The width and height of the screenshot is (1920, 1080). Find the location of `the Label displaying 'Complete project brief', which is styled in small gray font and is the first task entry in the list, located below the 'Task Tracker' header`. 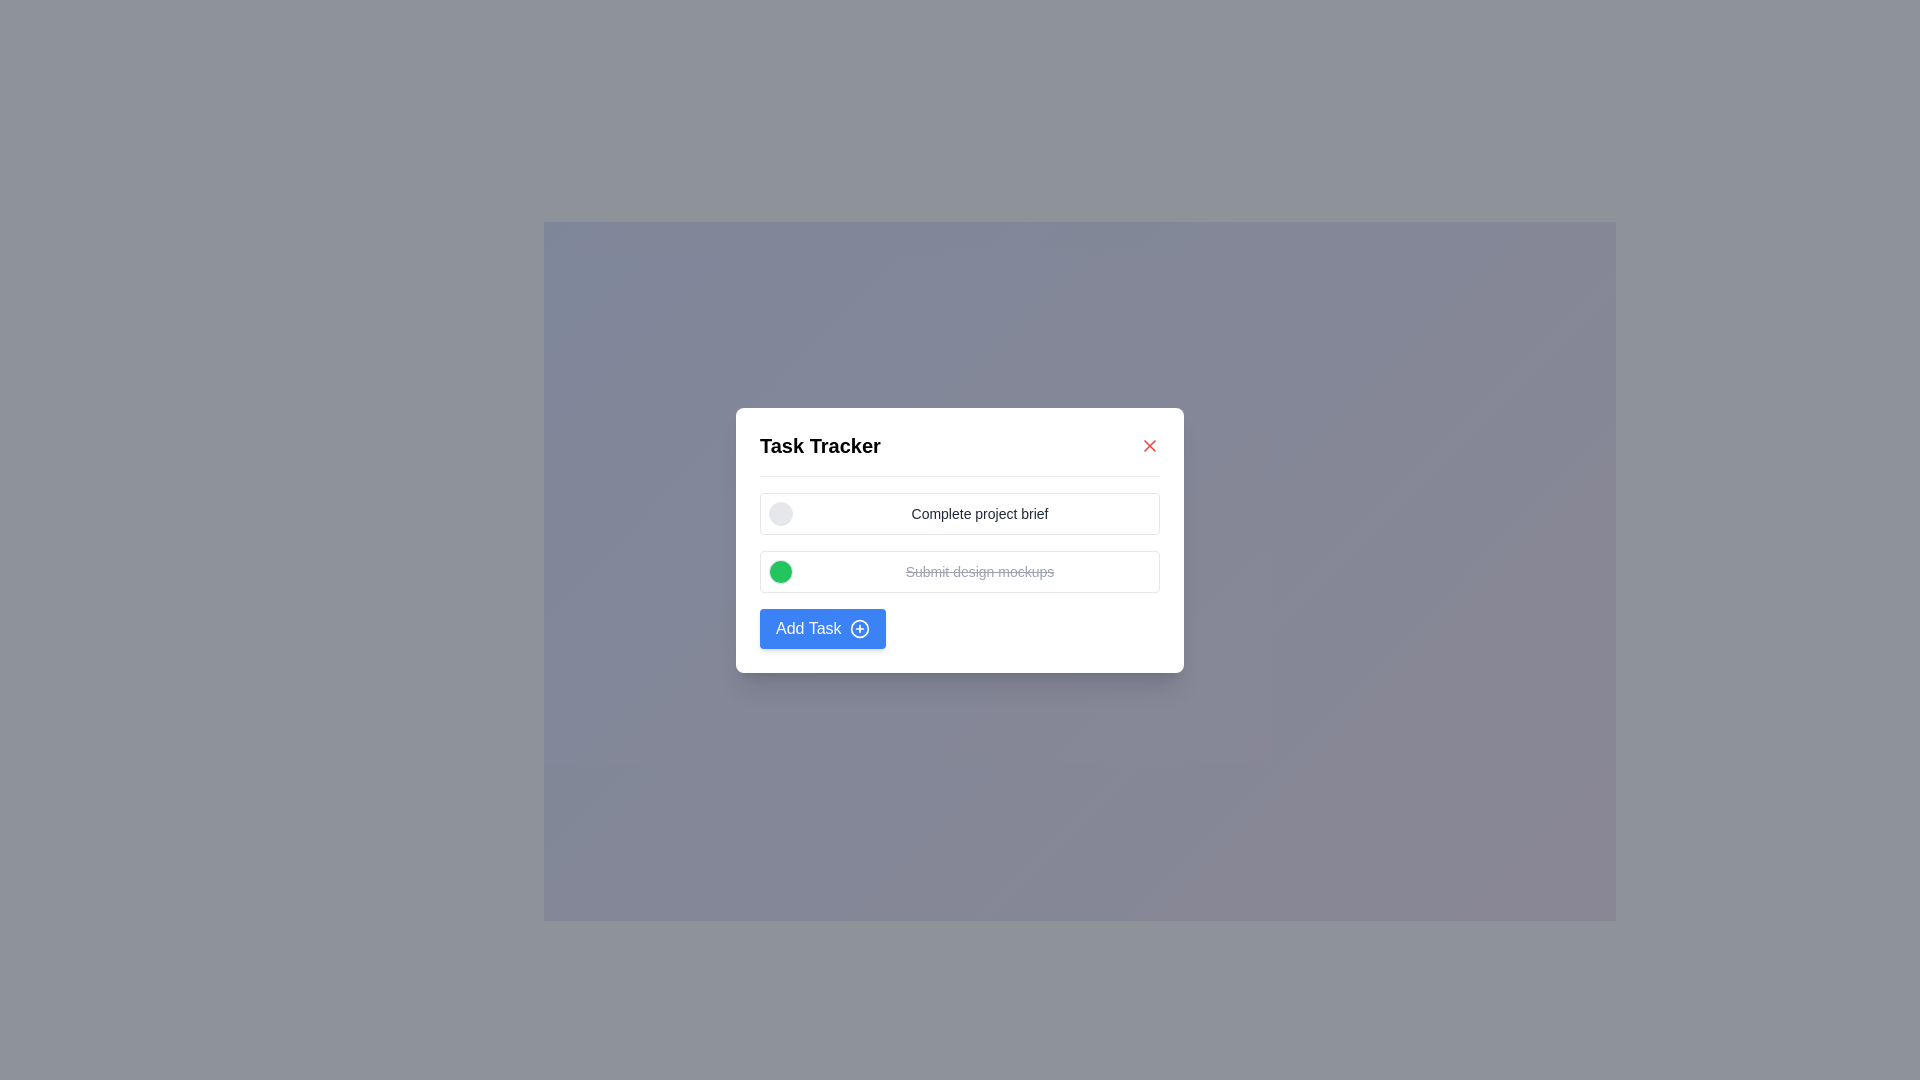

the Label displaying 'Complete project brief', which is styled in small gray font and is the first task entry in the list, located below the 'Task Tracker' header is located at coordinates (979, 512).